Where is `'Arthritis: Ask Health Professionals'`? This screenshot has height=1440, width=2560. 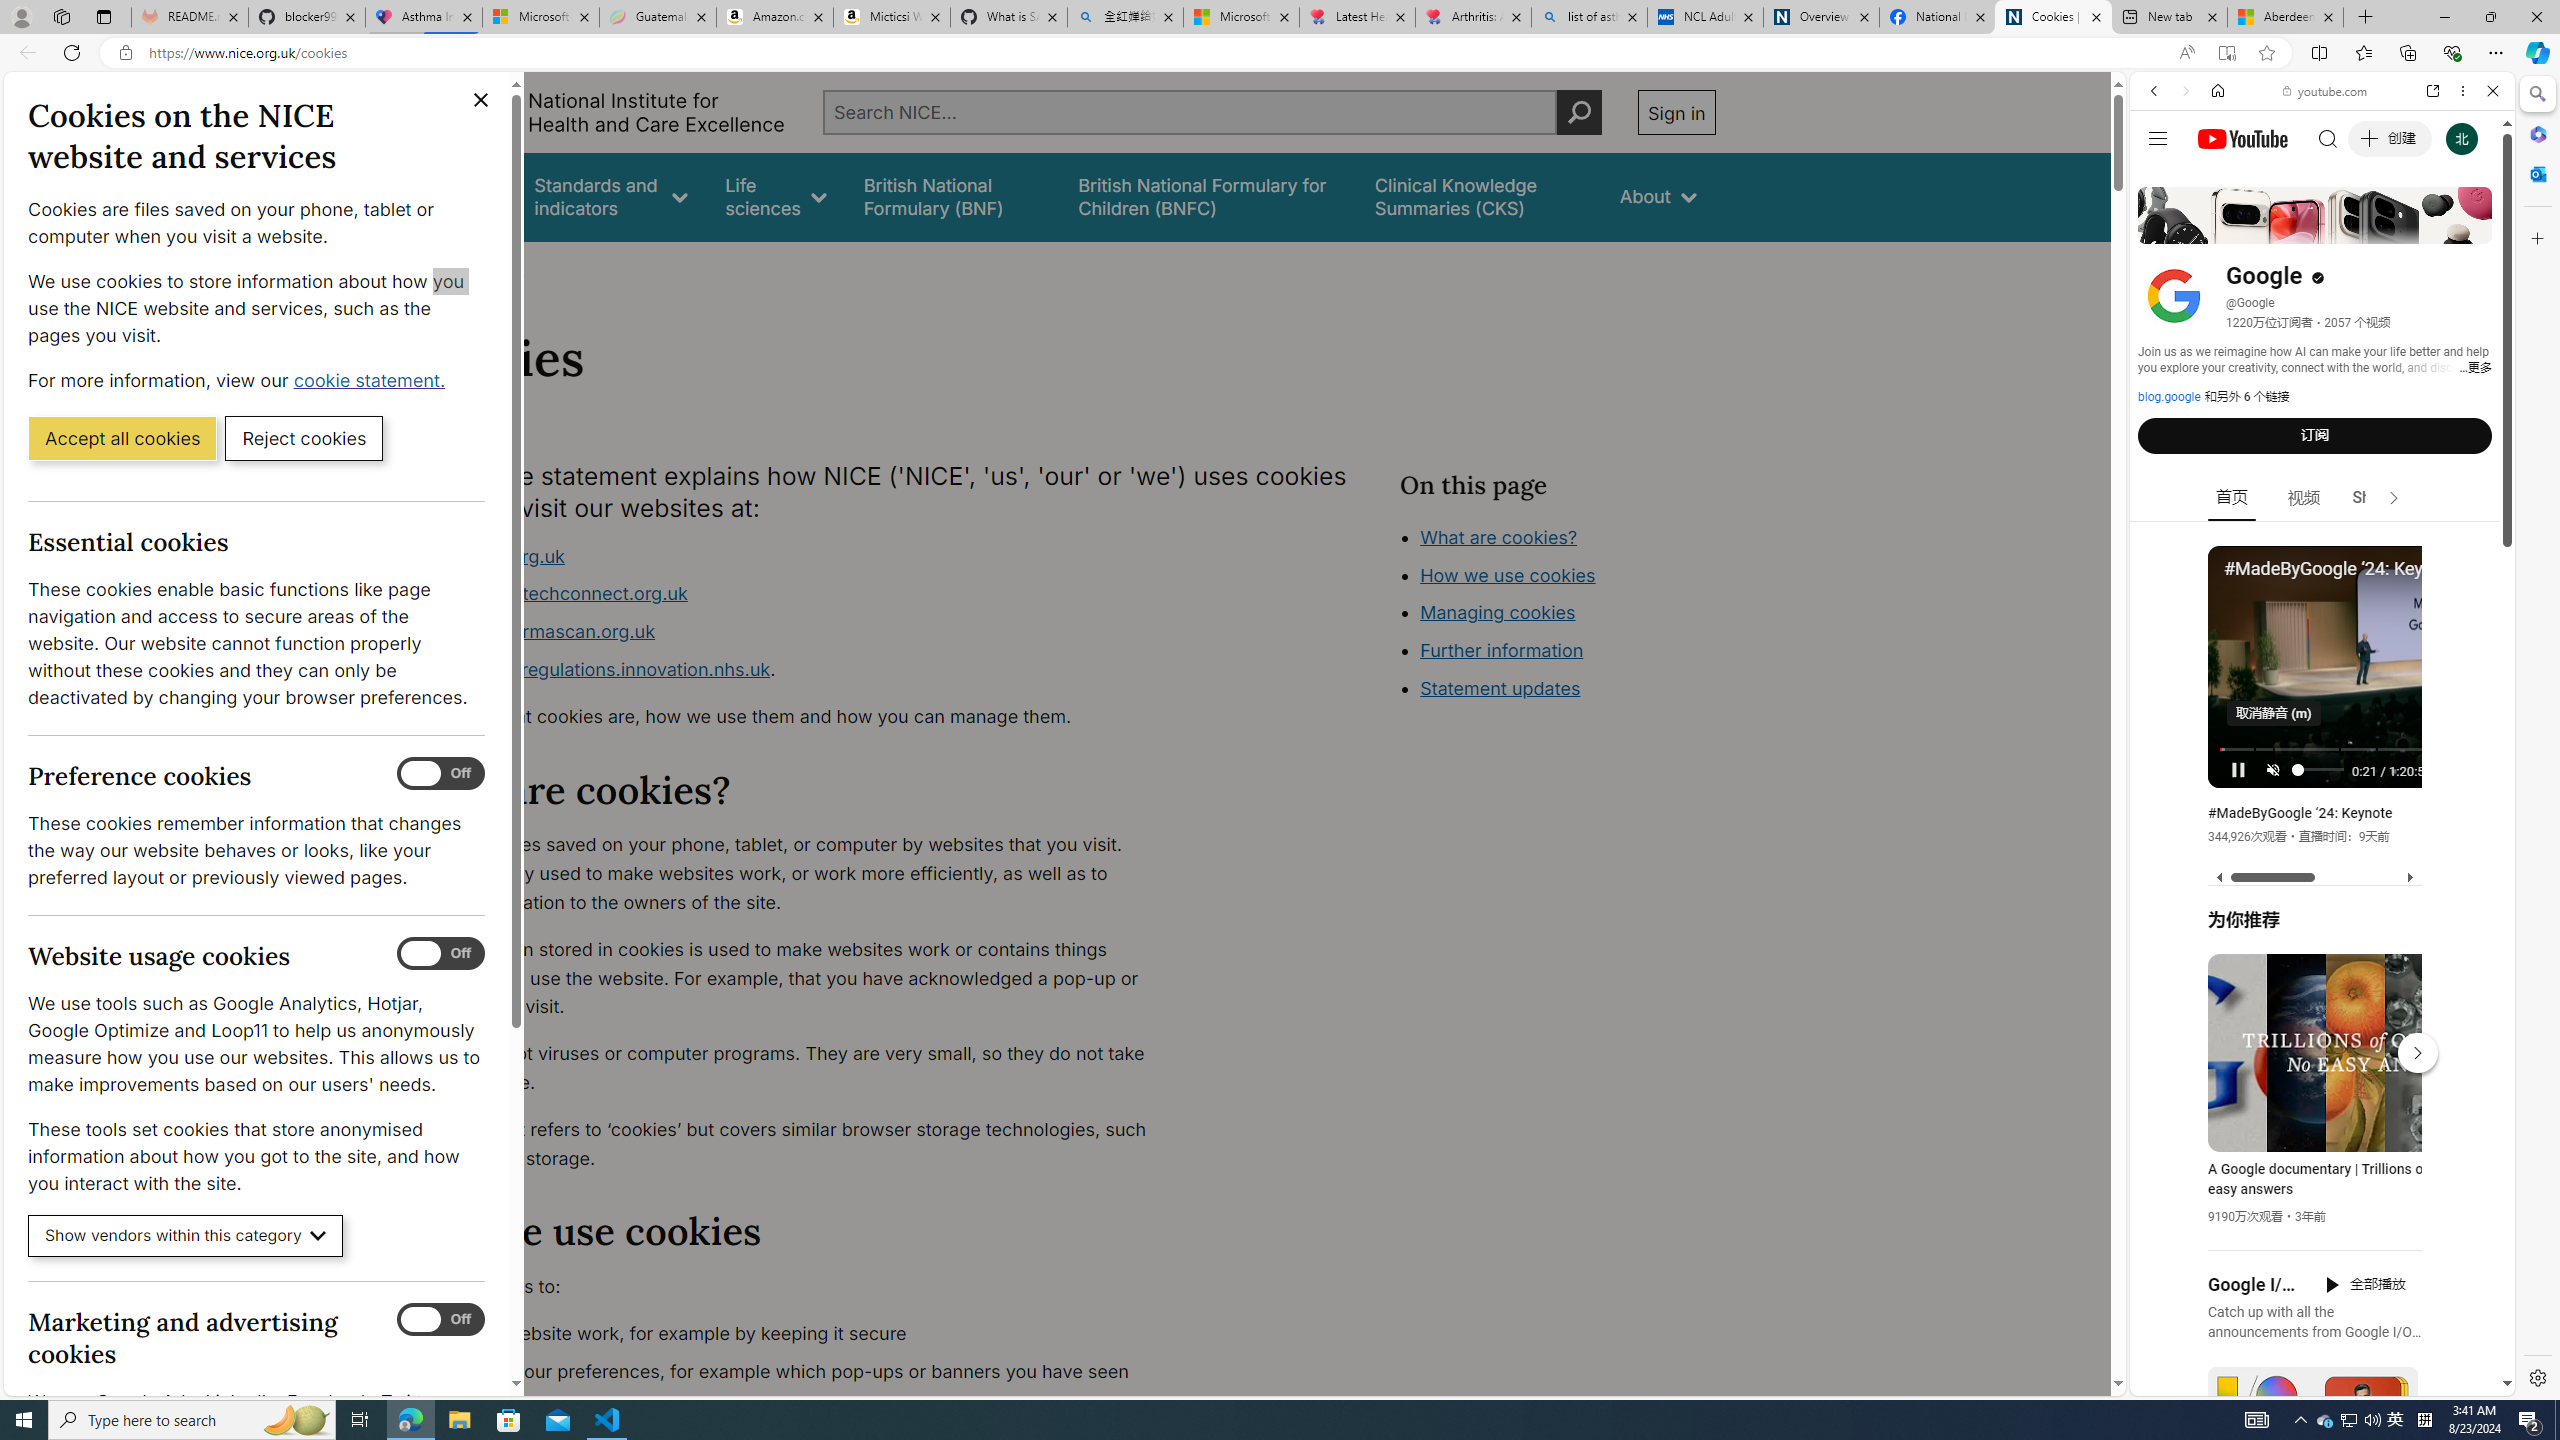
'Arthritis: Ask Health Professionals' is located at coordinates (1473, 16).